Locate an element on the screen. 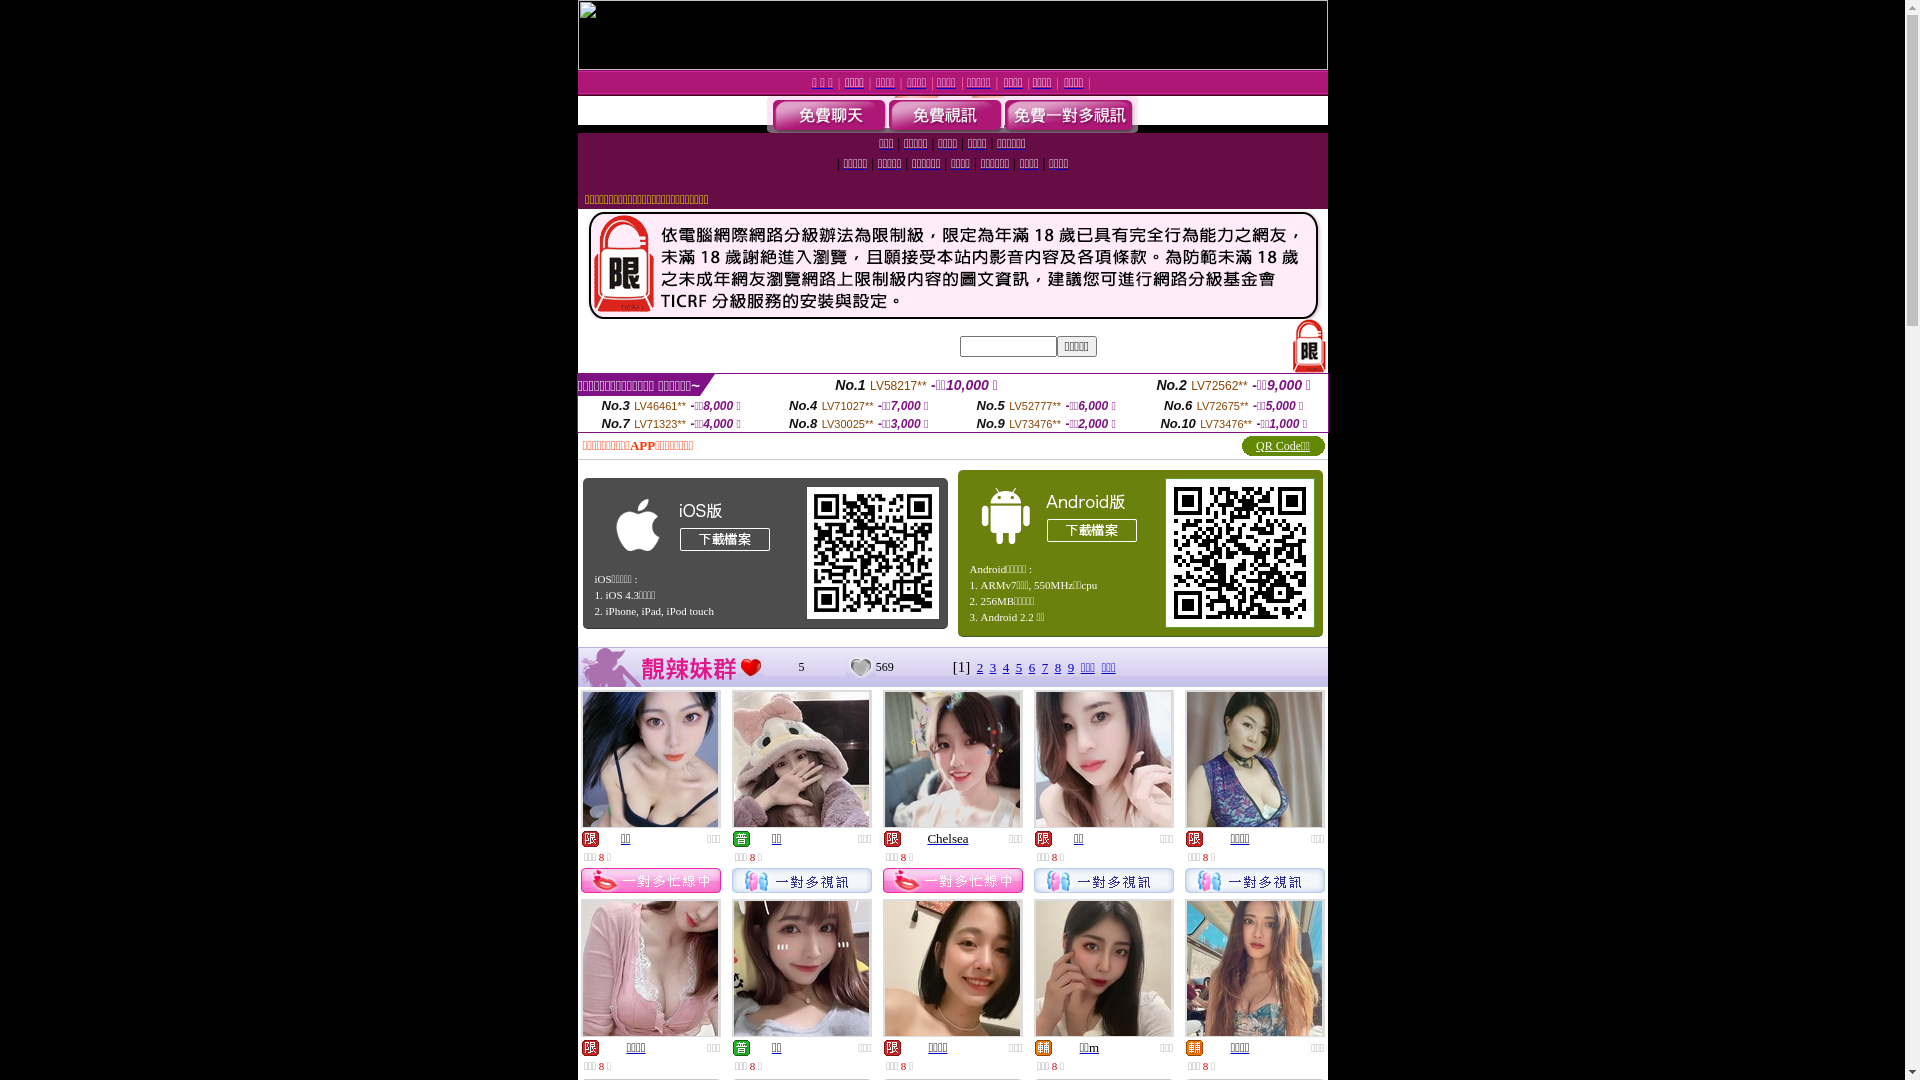  '9' is located at coordinates (1070, 667).